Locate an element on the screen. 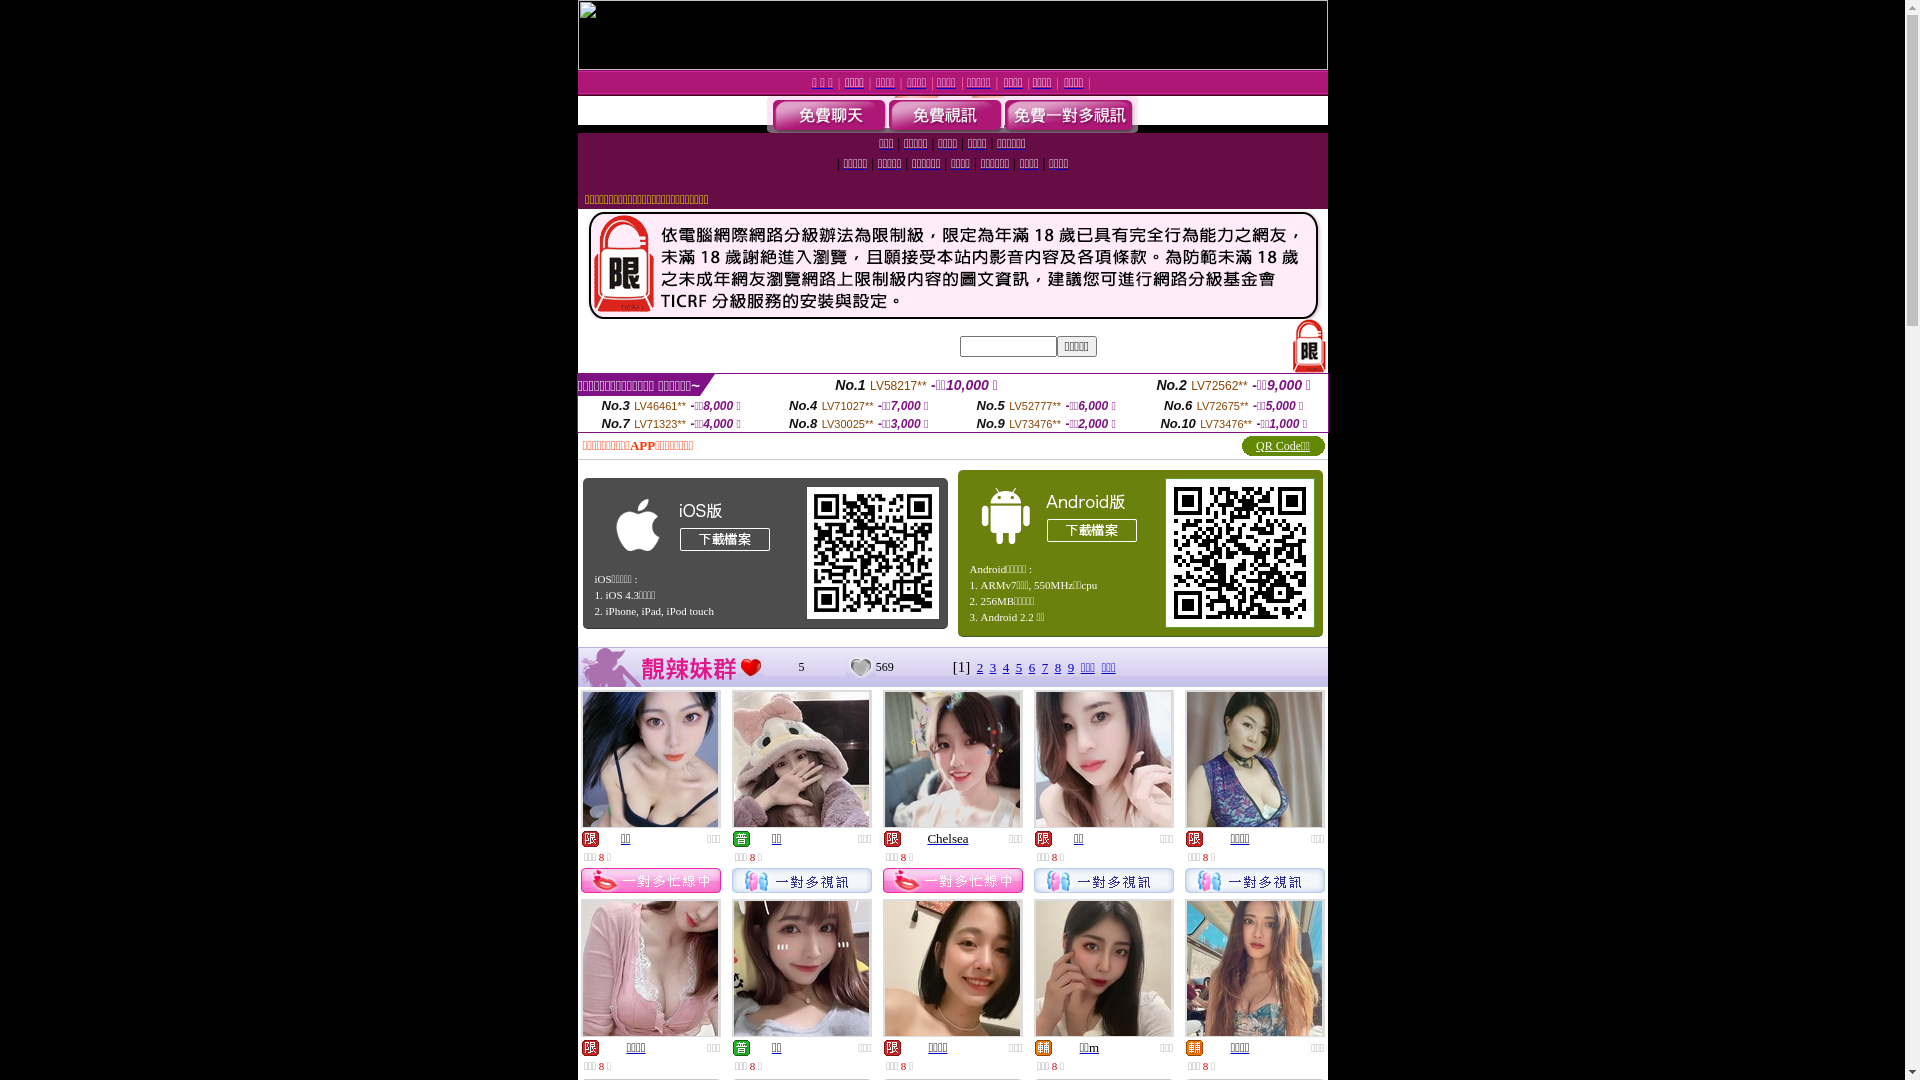  '9' is located at coordinates (1070, 667).